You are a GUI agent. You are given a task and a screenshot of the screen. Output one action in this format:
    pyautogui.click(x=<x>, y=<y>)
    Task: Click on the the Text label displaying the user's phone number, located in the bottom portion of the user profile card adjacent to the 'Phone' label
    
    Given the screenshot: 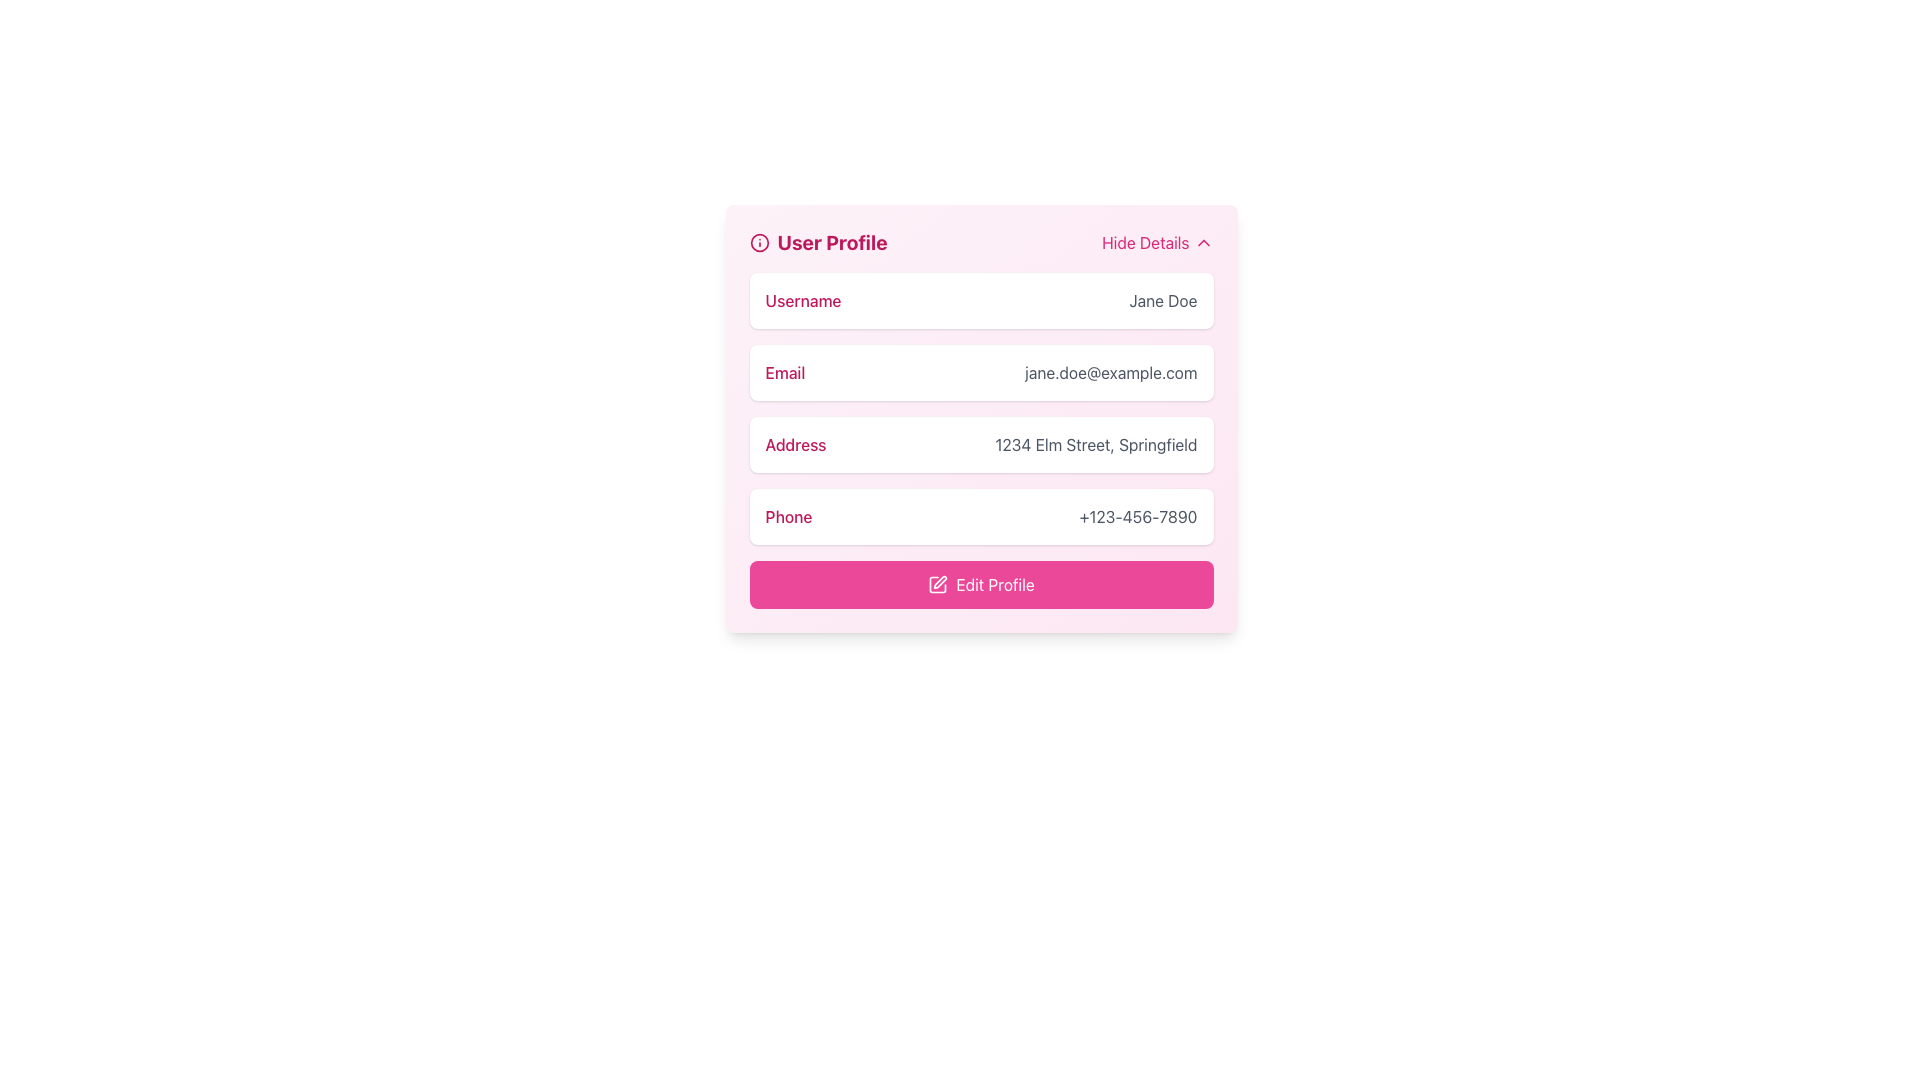 What is the action you would take?
    pyautogui.click(x=1138, y=515)
    